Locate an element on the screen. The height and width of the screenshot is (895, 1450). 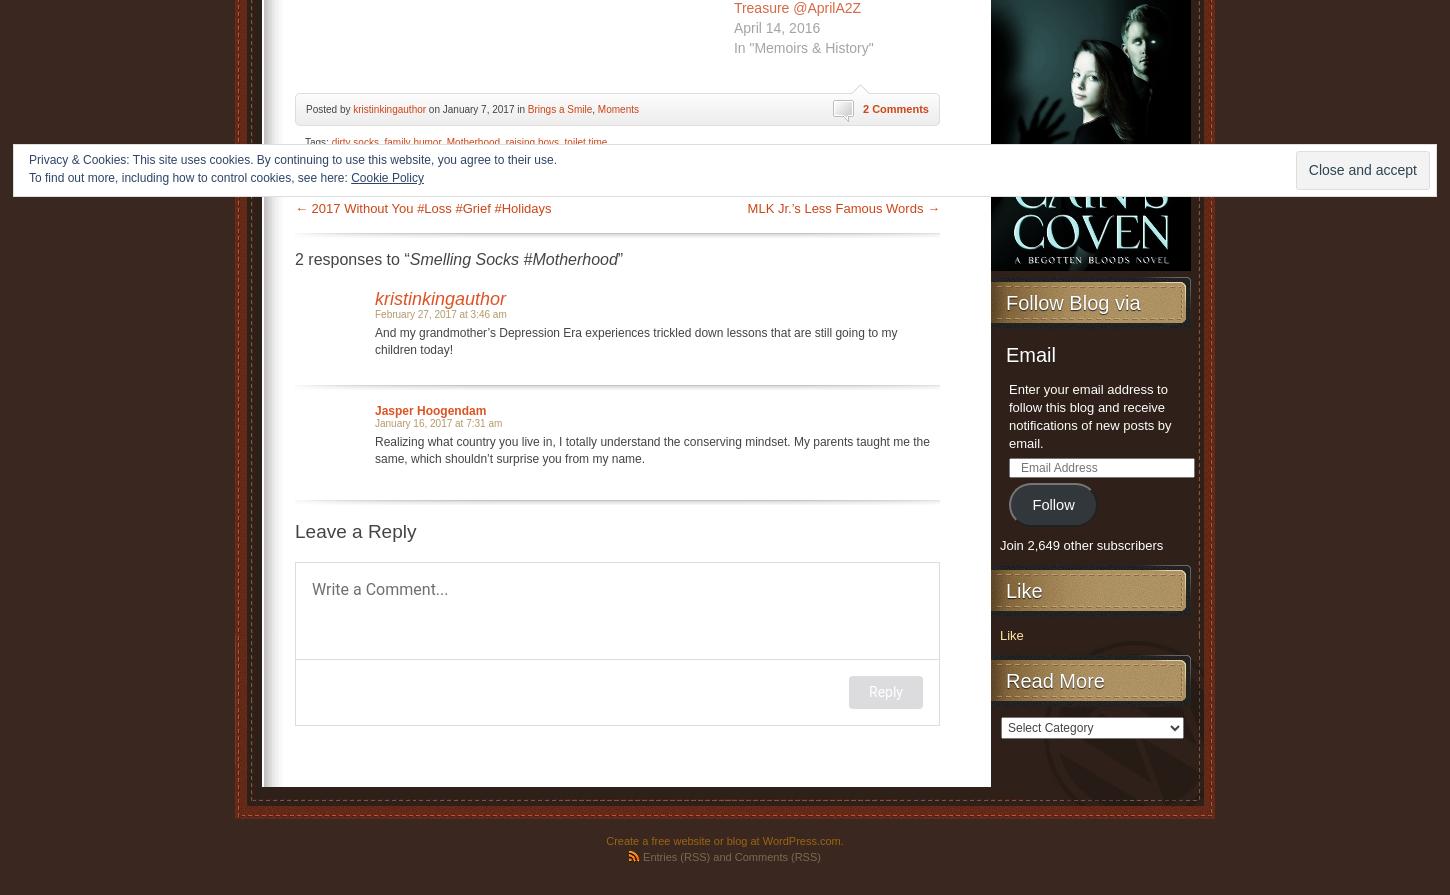
'January 16, 2017 at 7:31 am' is located at coordinates (437, 422).